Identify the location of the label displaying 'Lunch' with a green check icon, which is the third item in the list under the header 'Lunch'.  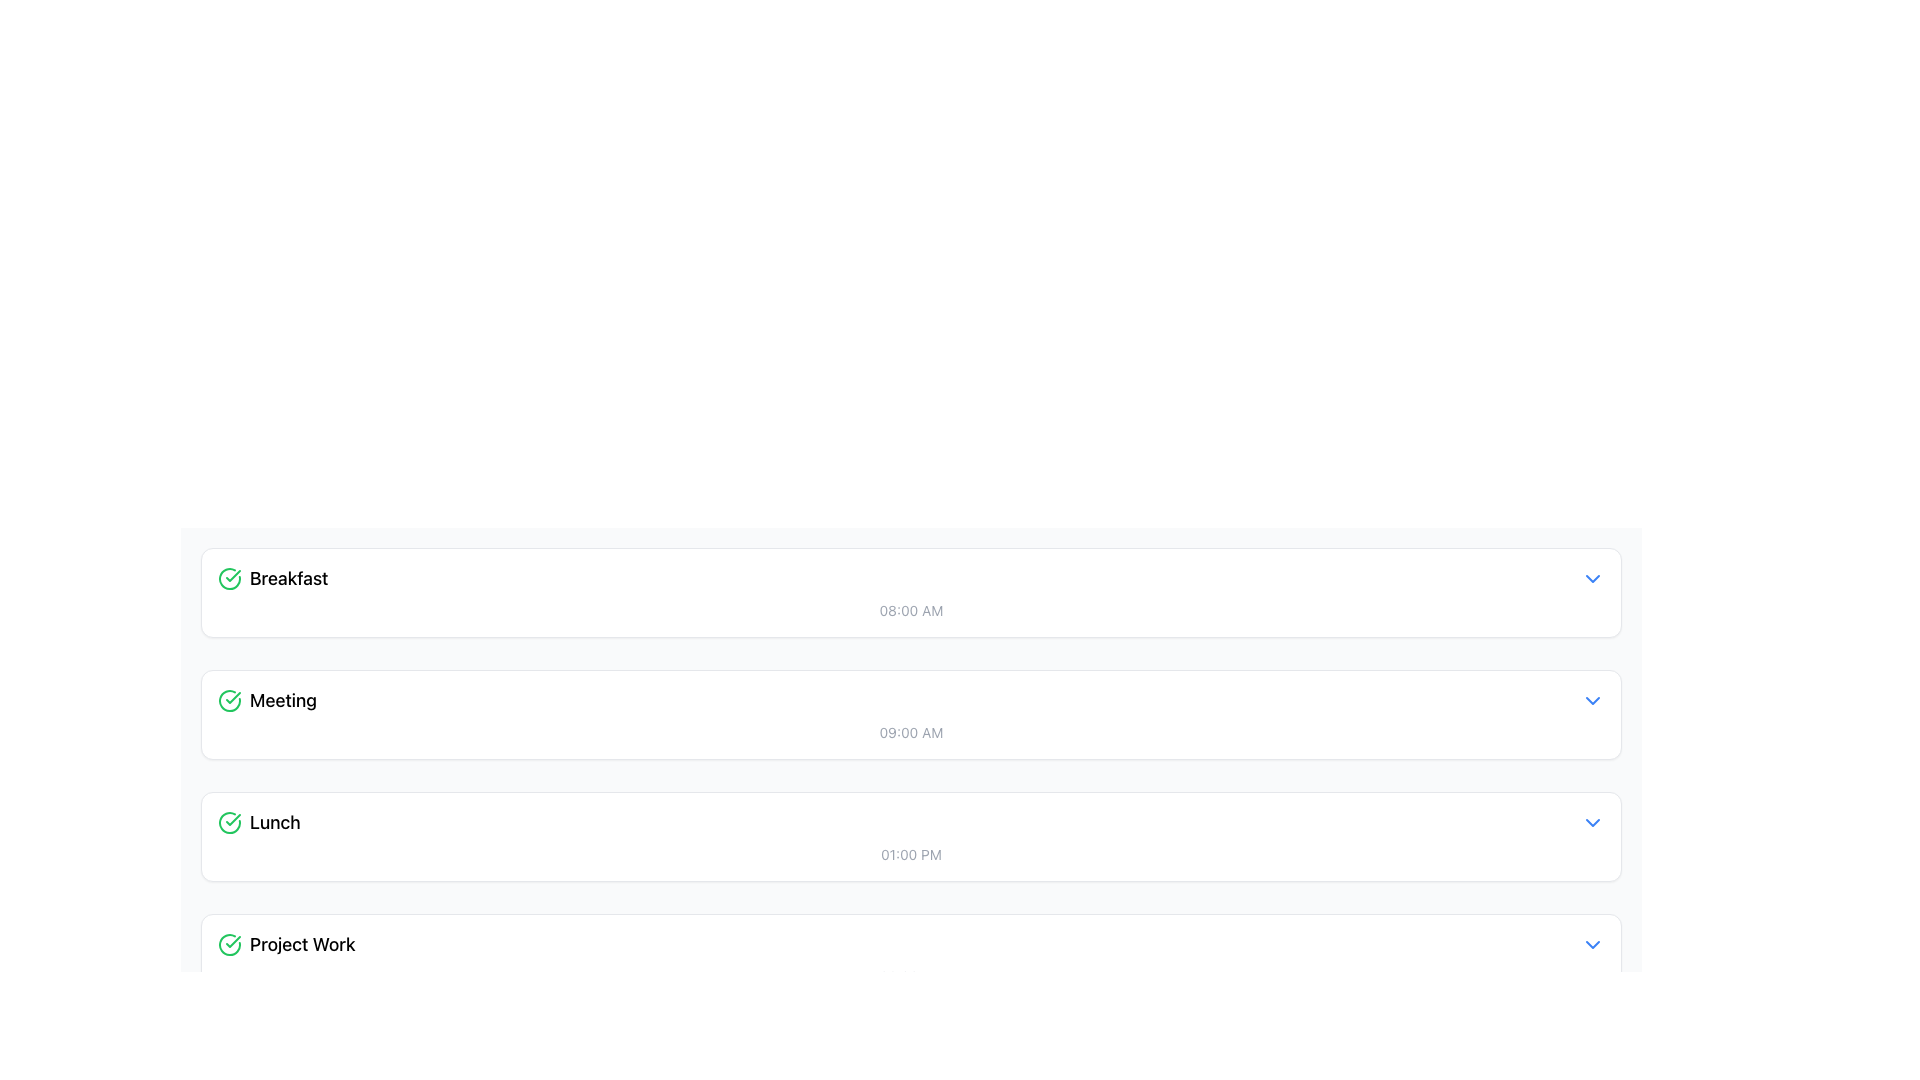
(258, 822).